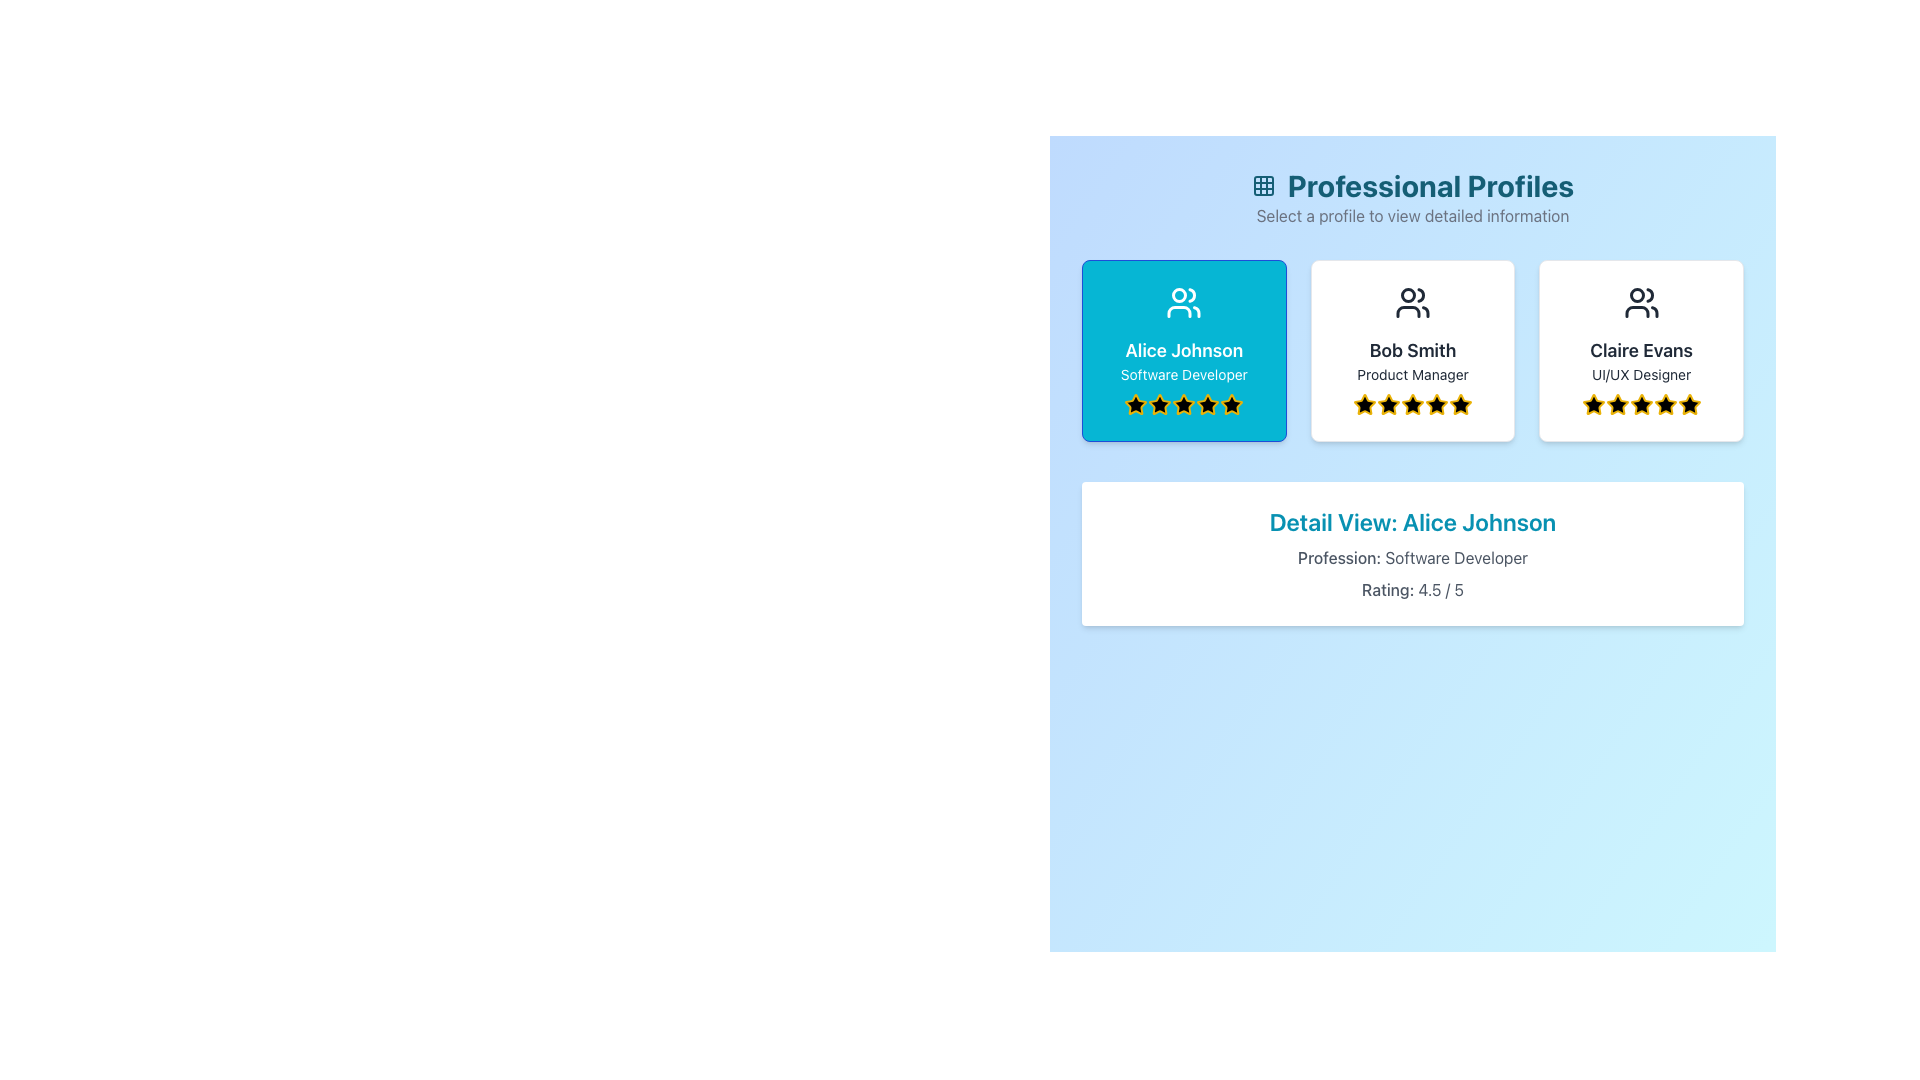  What do you see at coordinates (1617, 404) in the screenshot?
I see `the fourth star in the five-star rating component for the profile card of 'Claire Evans, UI/UX Designer'` at bounding box center [1617, 404].